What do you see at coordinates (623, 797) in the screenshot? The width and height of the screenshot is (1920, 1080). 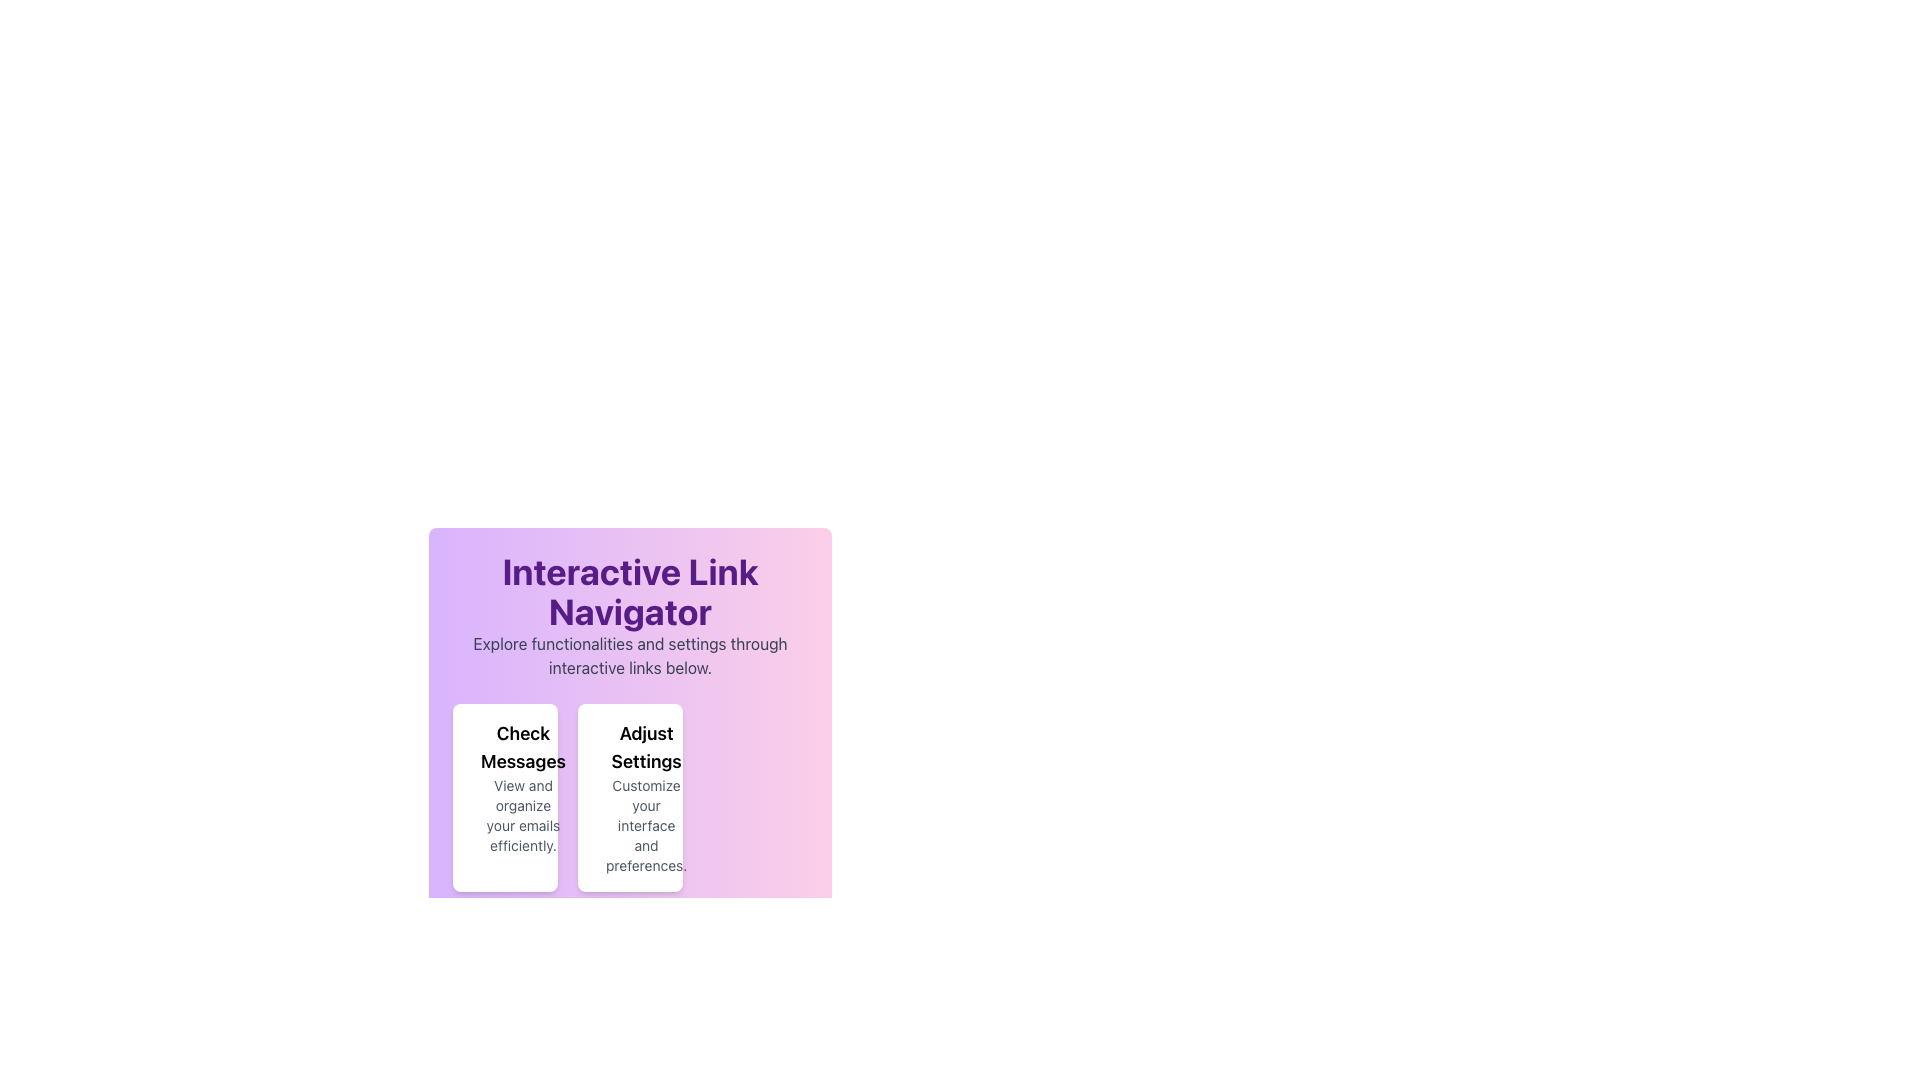 I see `text label that displays 'Go to Settings' located in the 'Adjust Settings' section of the 'Interactive Link Navigator' panel` at bounding box center [623, 797].